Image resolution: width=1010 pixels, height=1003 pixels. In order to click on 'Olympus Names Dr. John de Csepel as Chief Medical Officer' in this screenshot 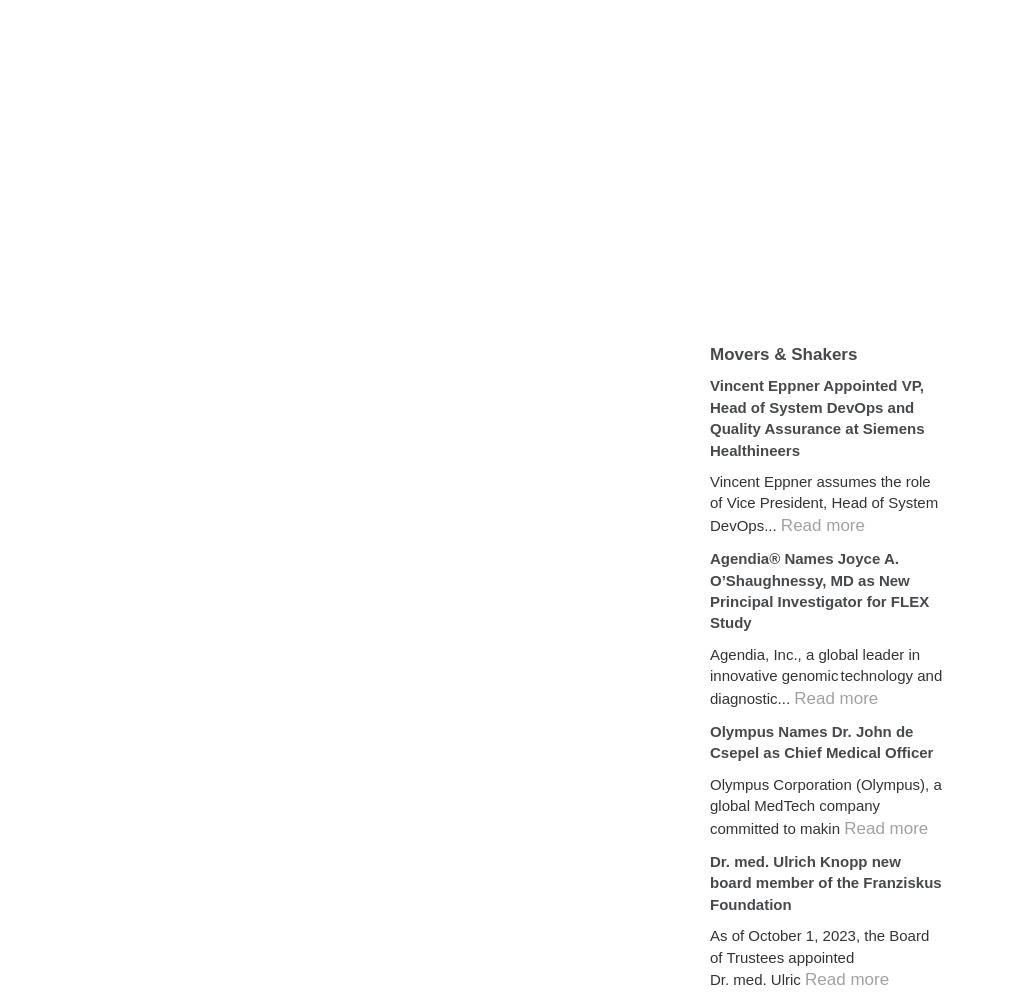, I will do `click(821, 740)`.